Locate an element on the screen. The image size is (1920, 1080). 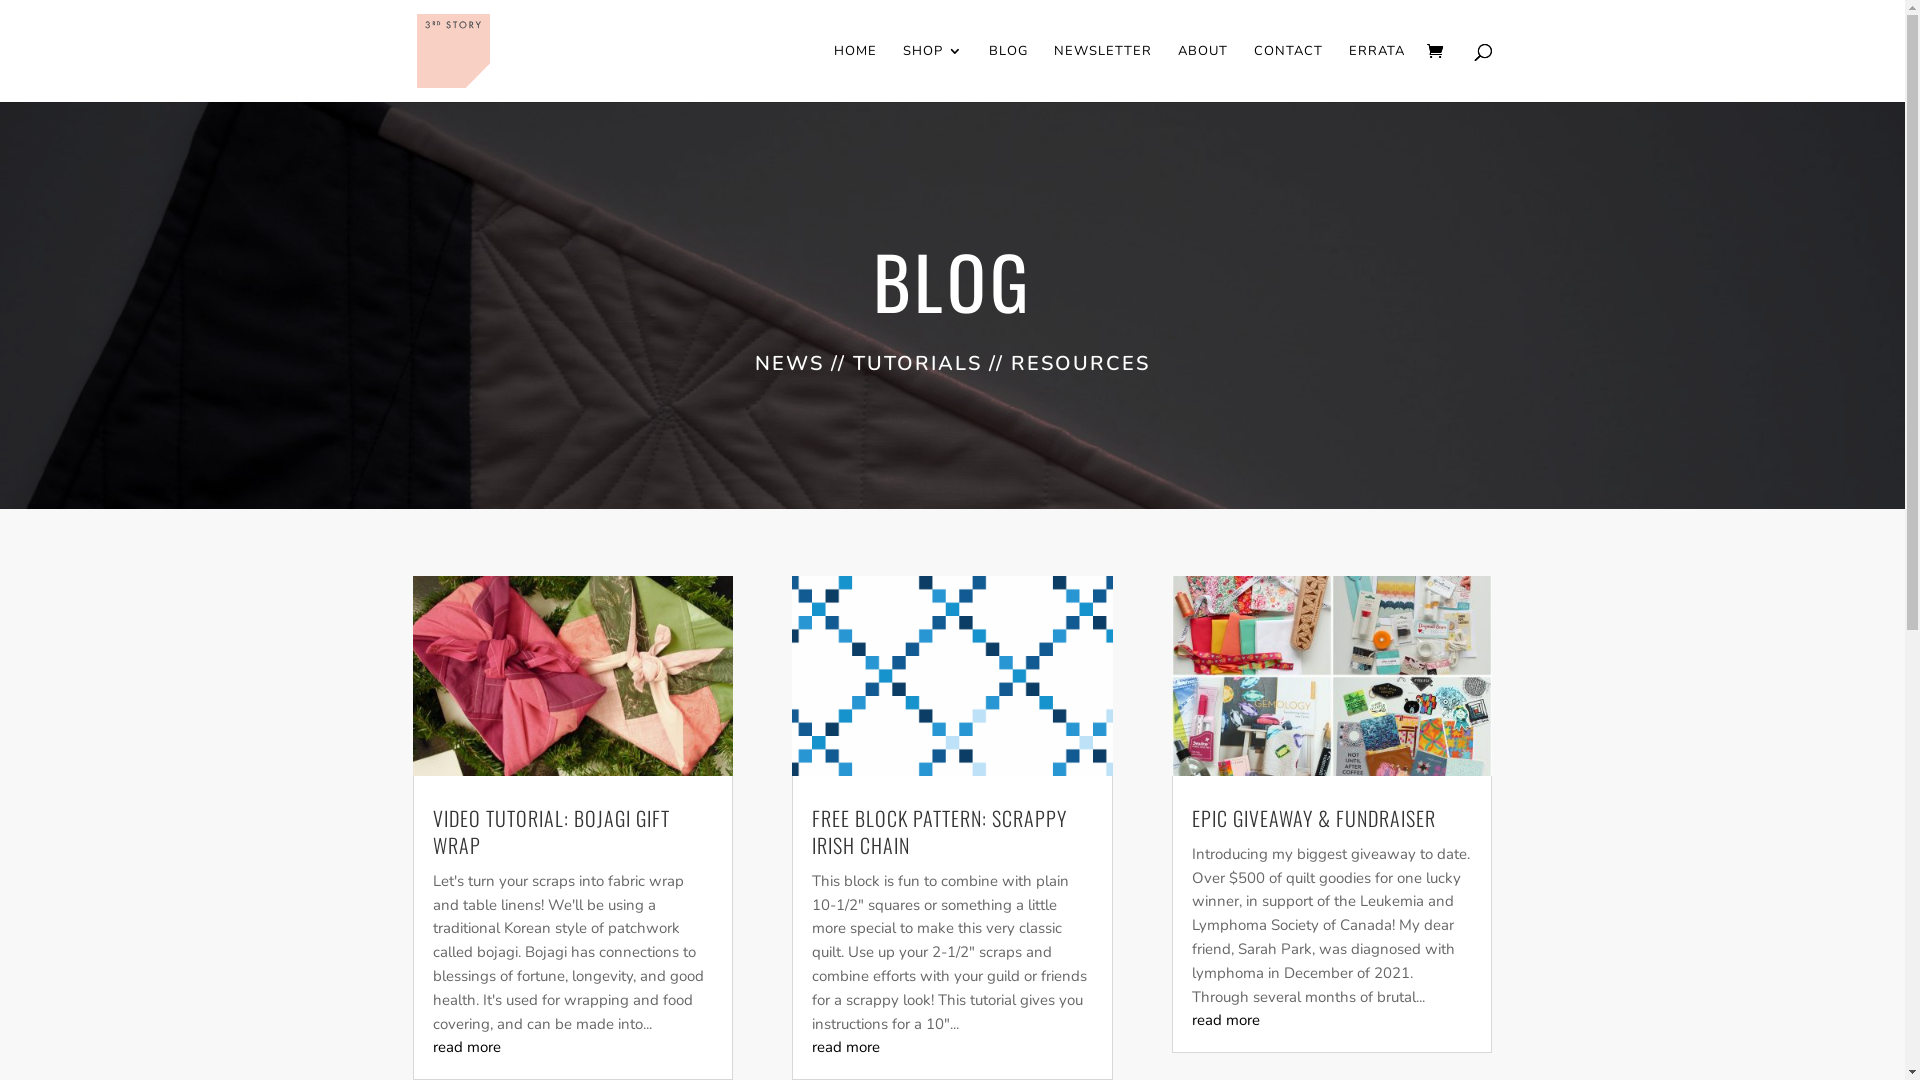
'CONTACT' is located at coordinates (1288, 72).